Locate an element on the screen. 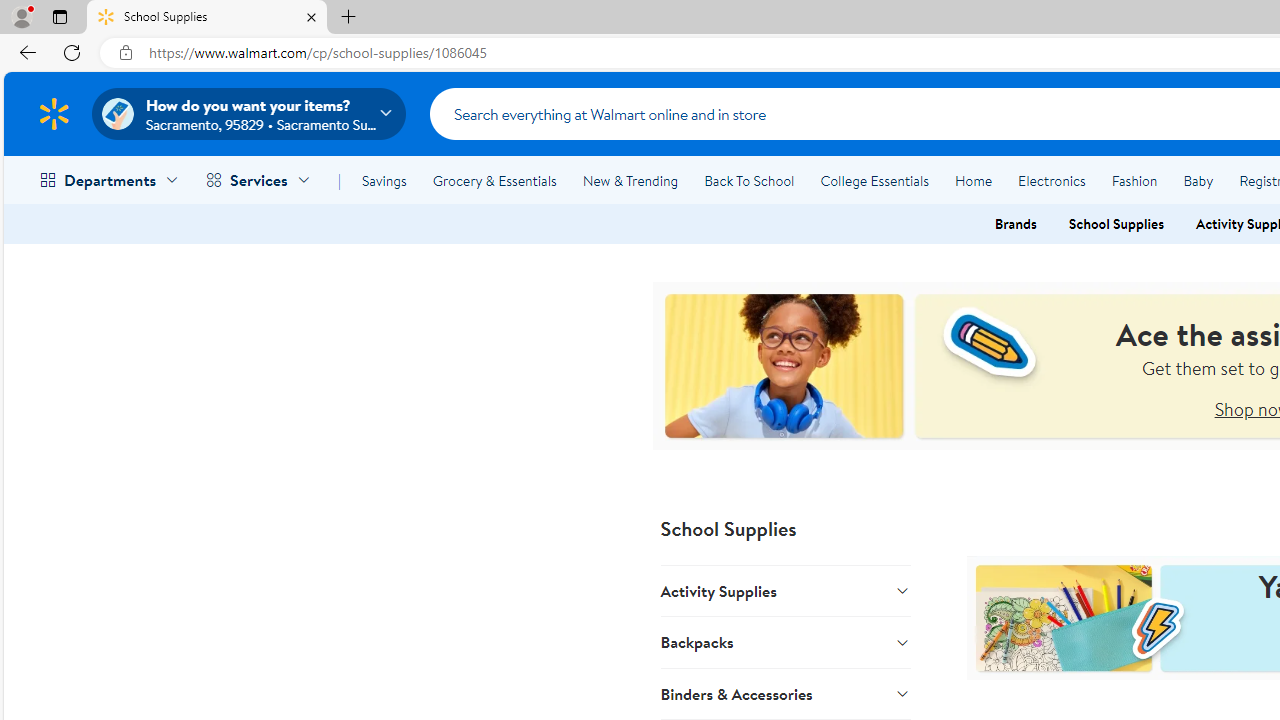 The width and height of the screenshot is (1280, 720). 'Brands' is located at coordinates (1015, 224).